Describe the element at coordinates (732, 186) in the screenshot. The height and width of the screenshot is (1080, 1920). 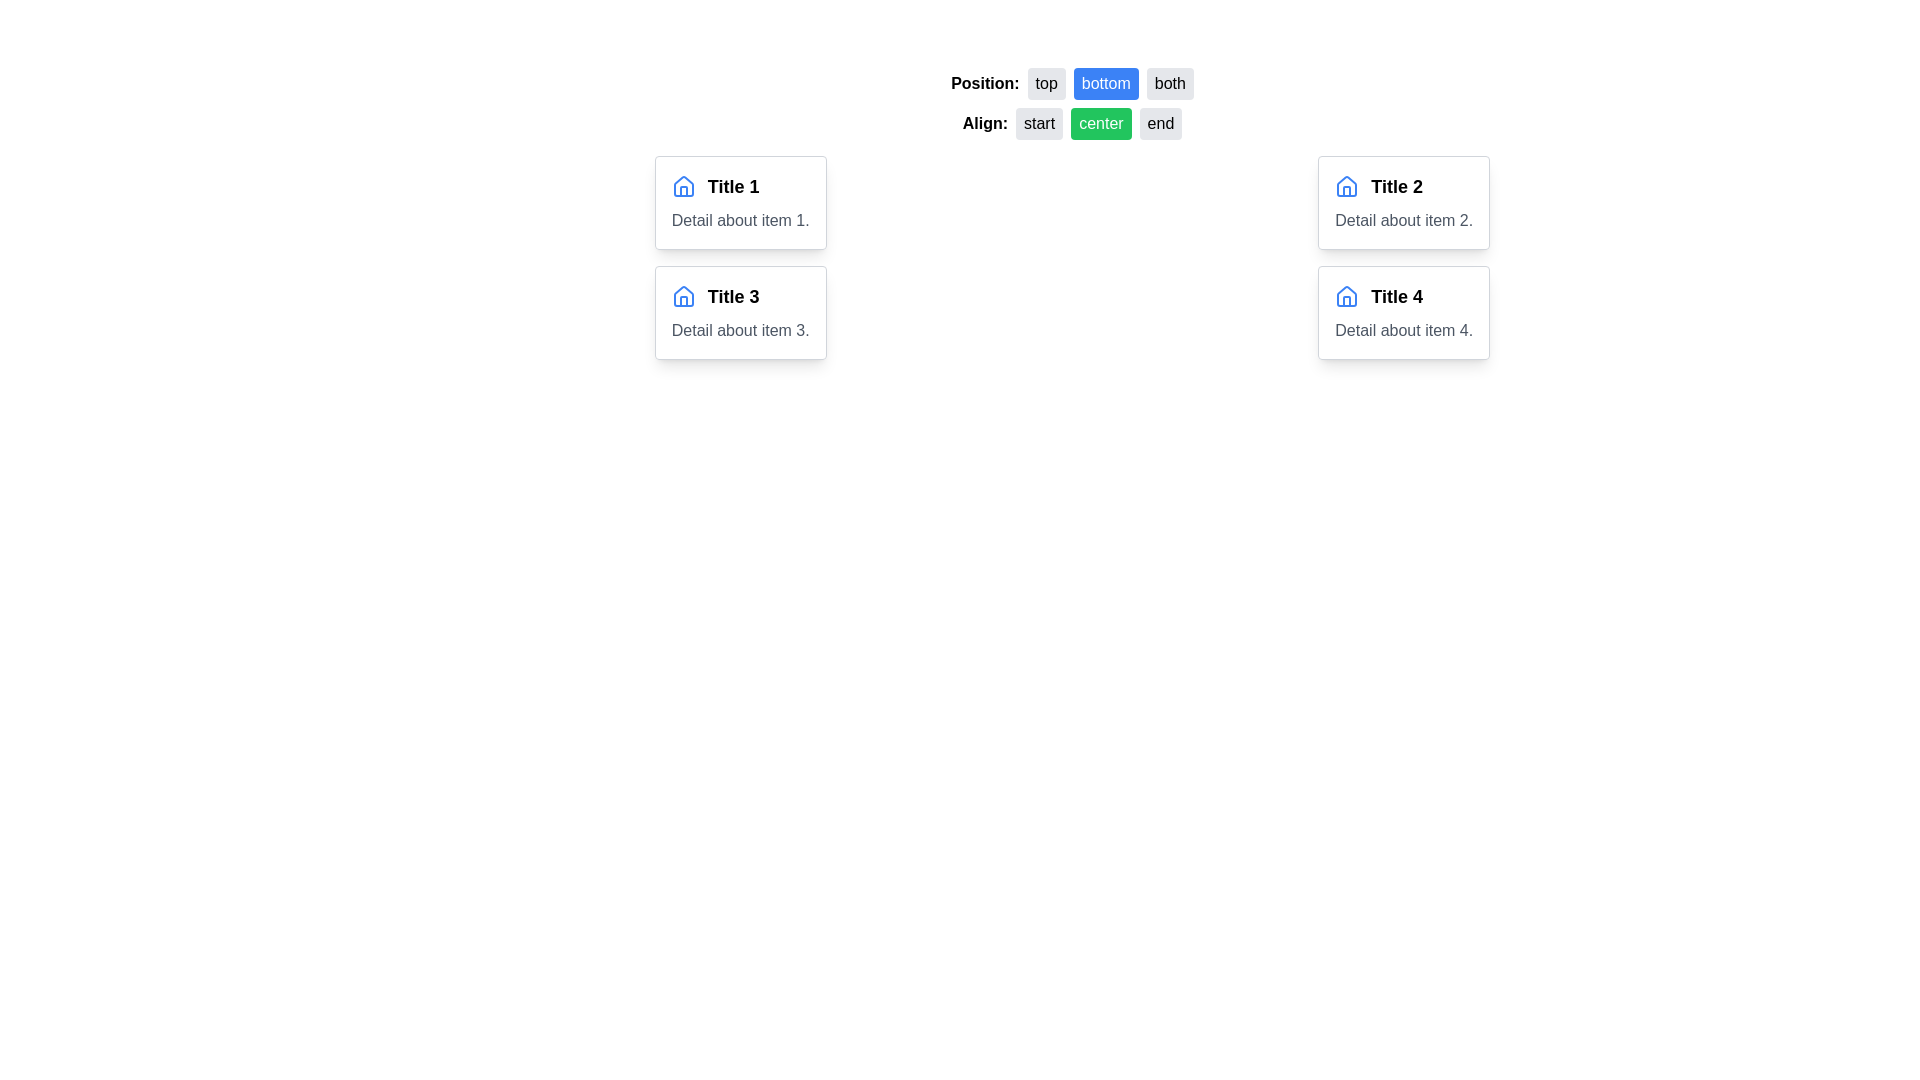
I see `text label that serves as the title for the first card in the vertical list, positioned to the left of a house icon` at that location.